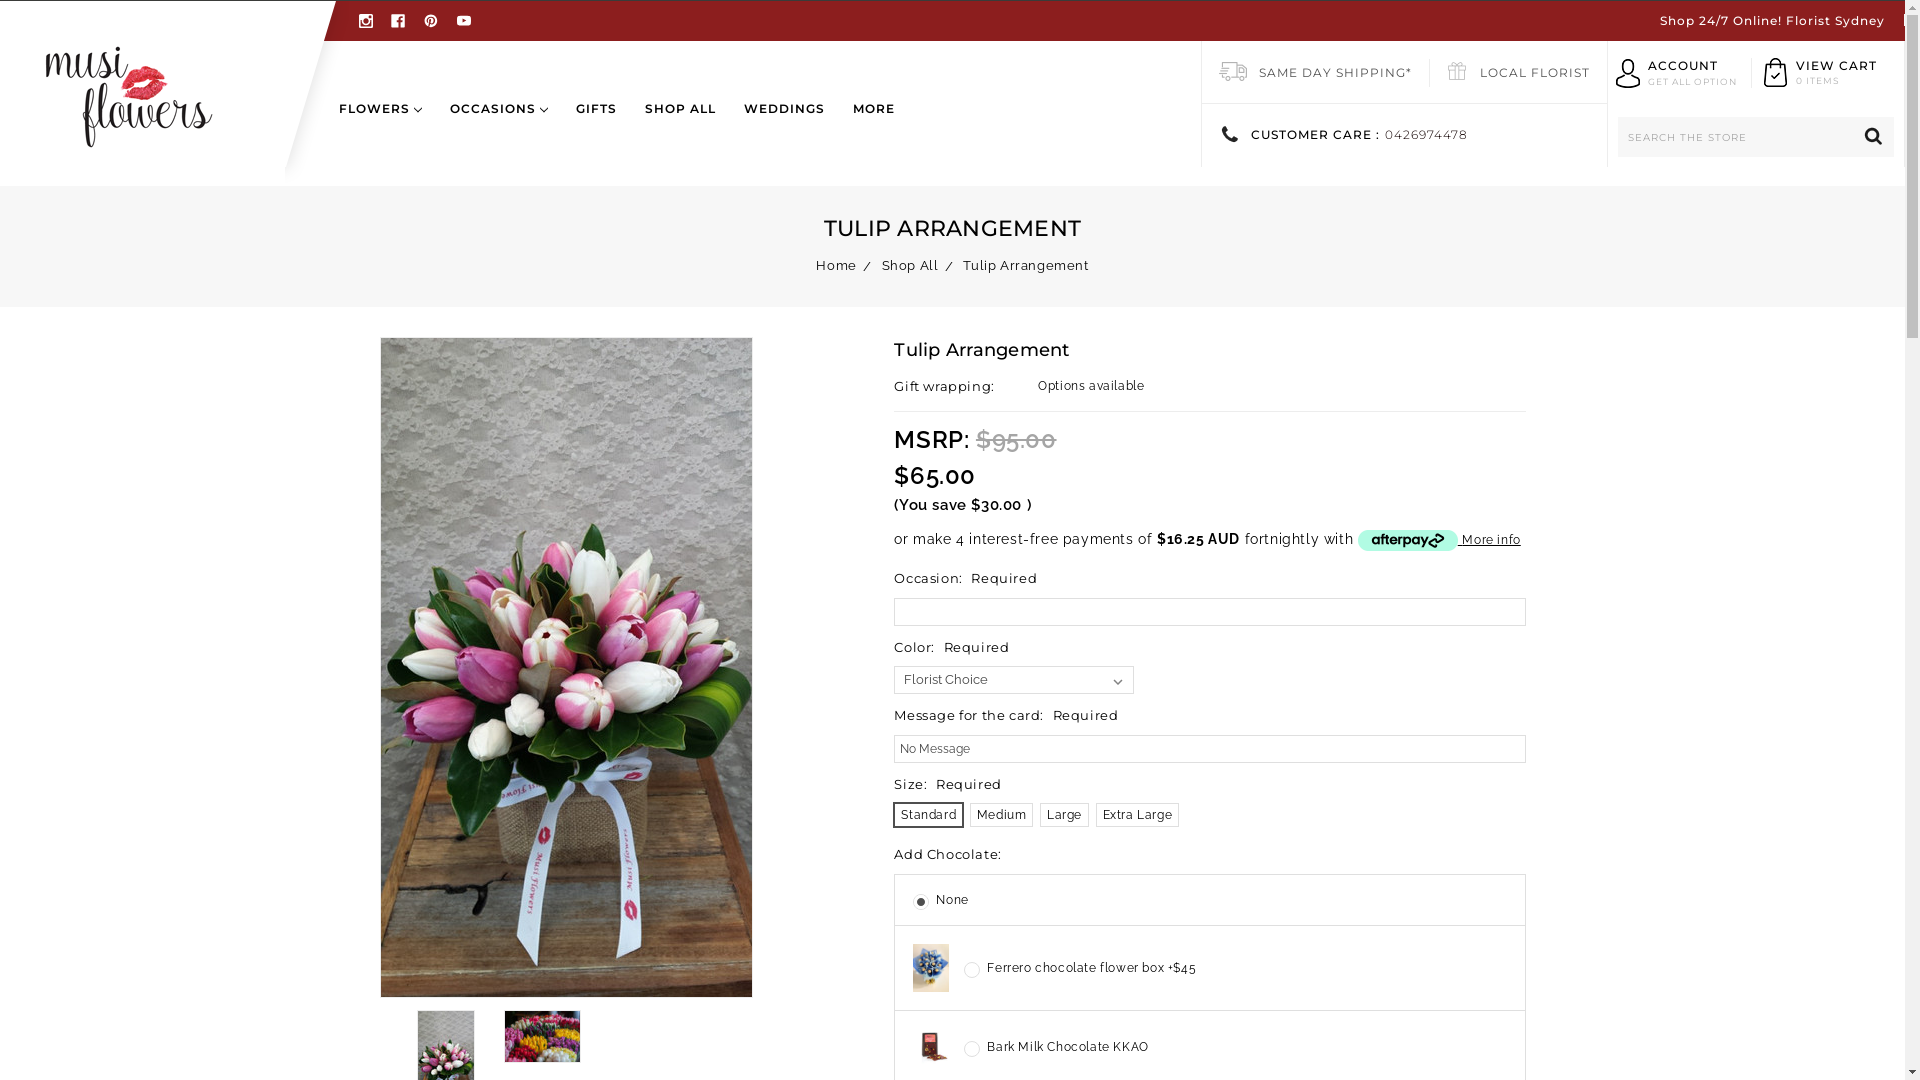 Image resolution: width=1920 pixels, height=1080 pixels. I want to click on 'OCCASIONS', so click(499, 123).